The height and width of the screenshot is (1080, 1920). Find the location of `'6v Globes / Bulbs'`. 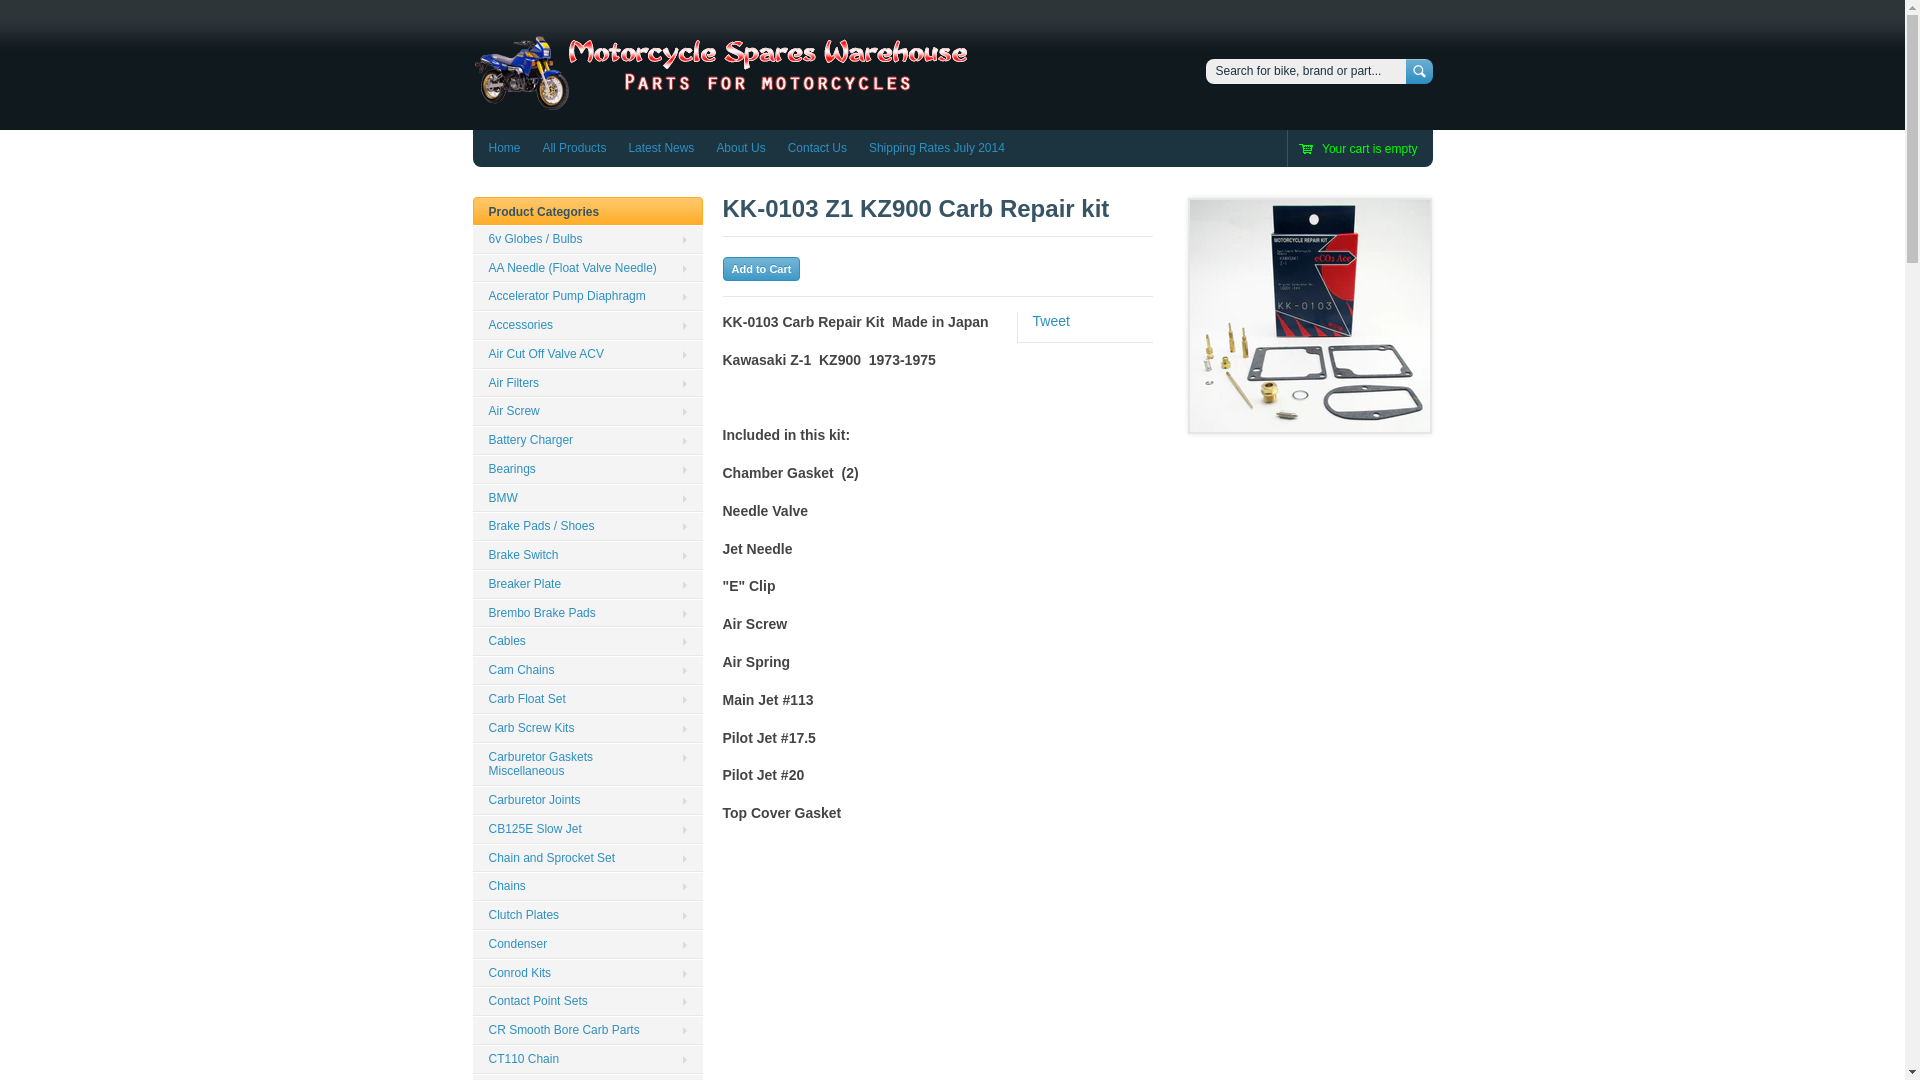

'6v Globes / Bulbs' is located at coordinates (470, 238).